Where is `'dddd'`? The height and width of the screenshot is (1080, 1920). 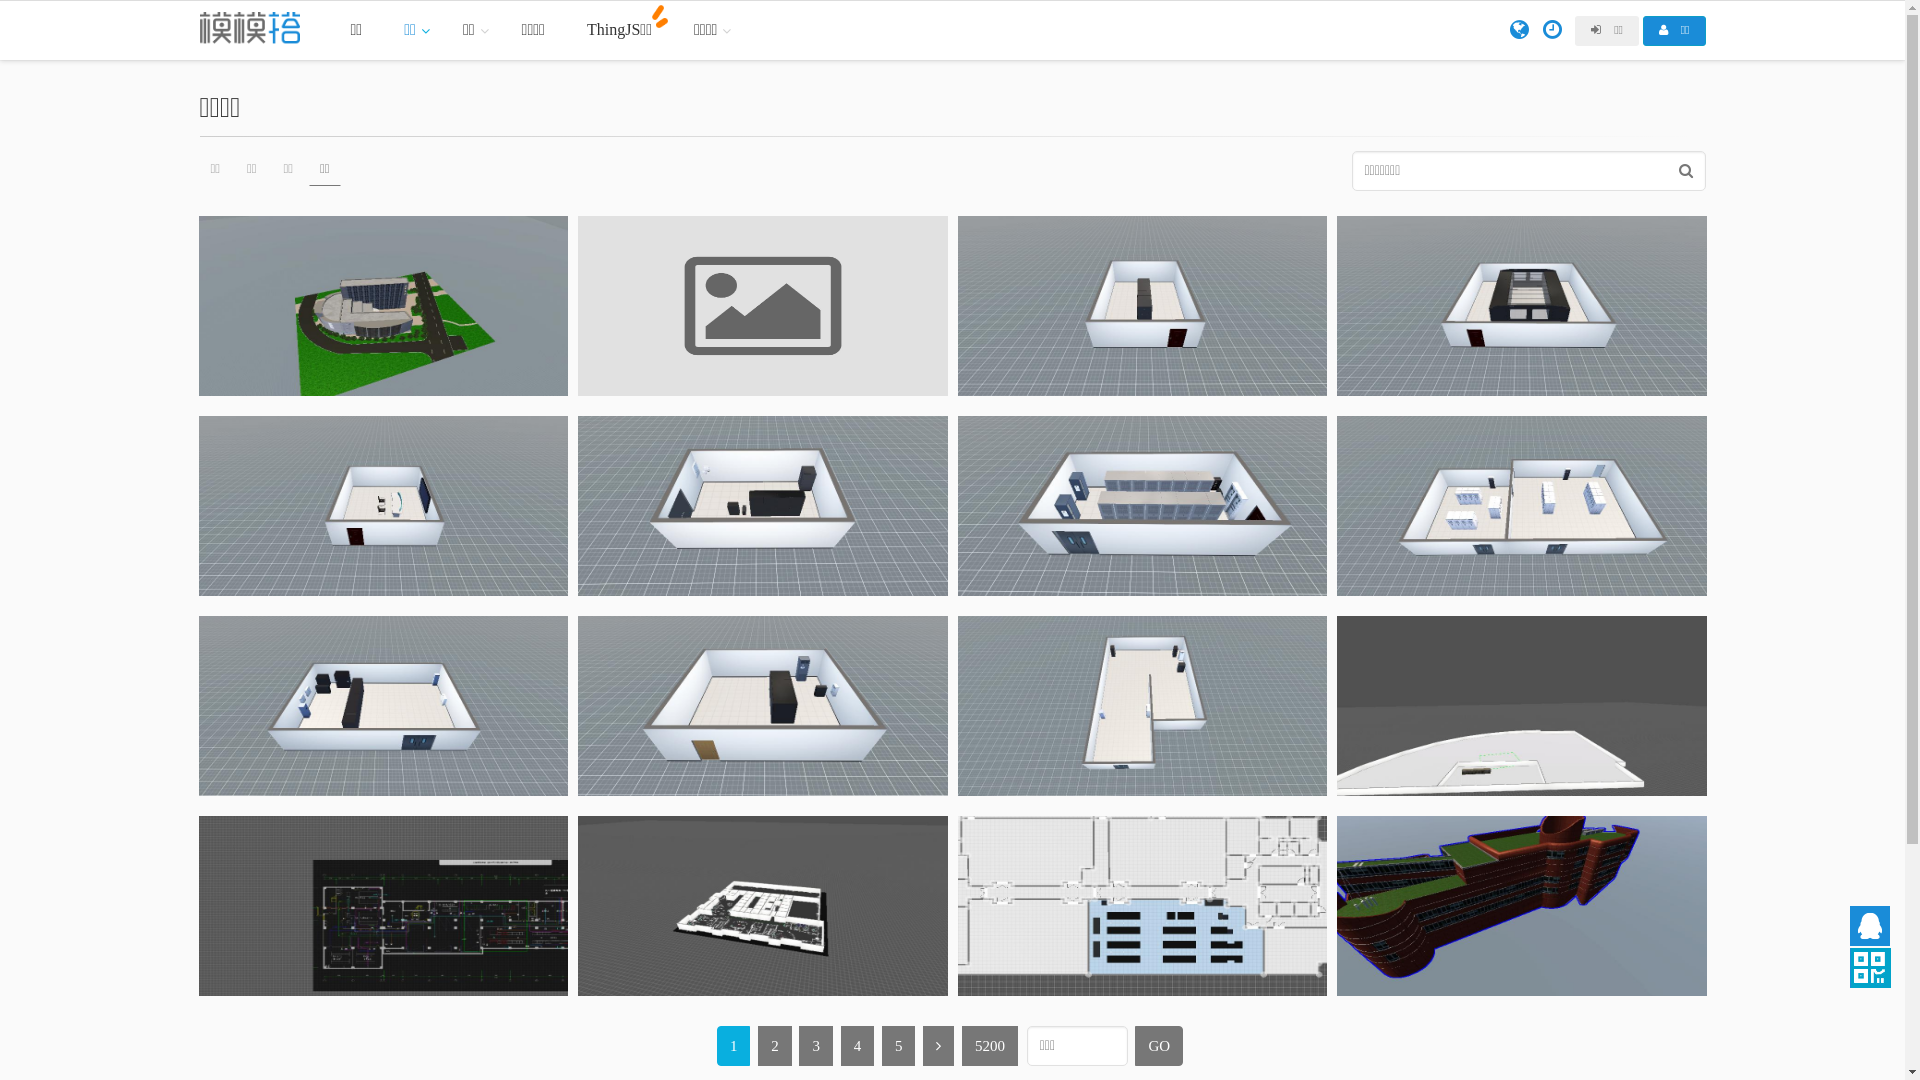
'dddd' is located at coordinates (576, 305).